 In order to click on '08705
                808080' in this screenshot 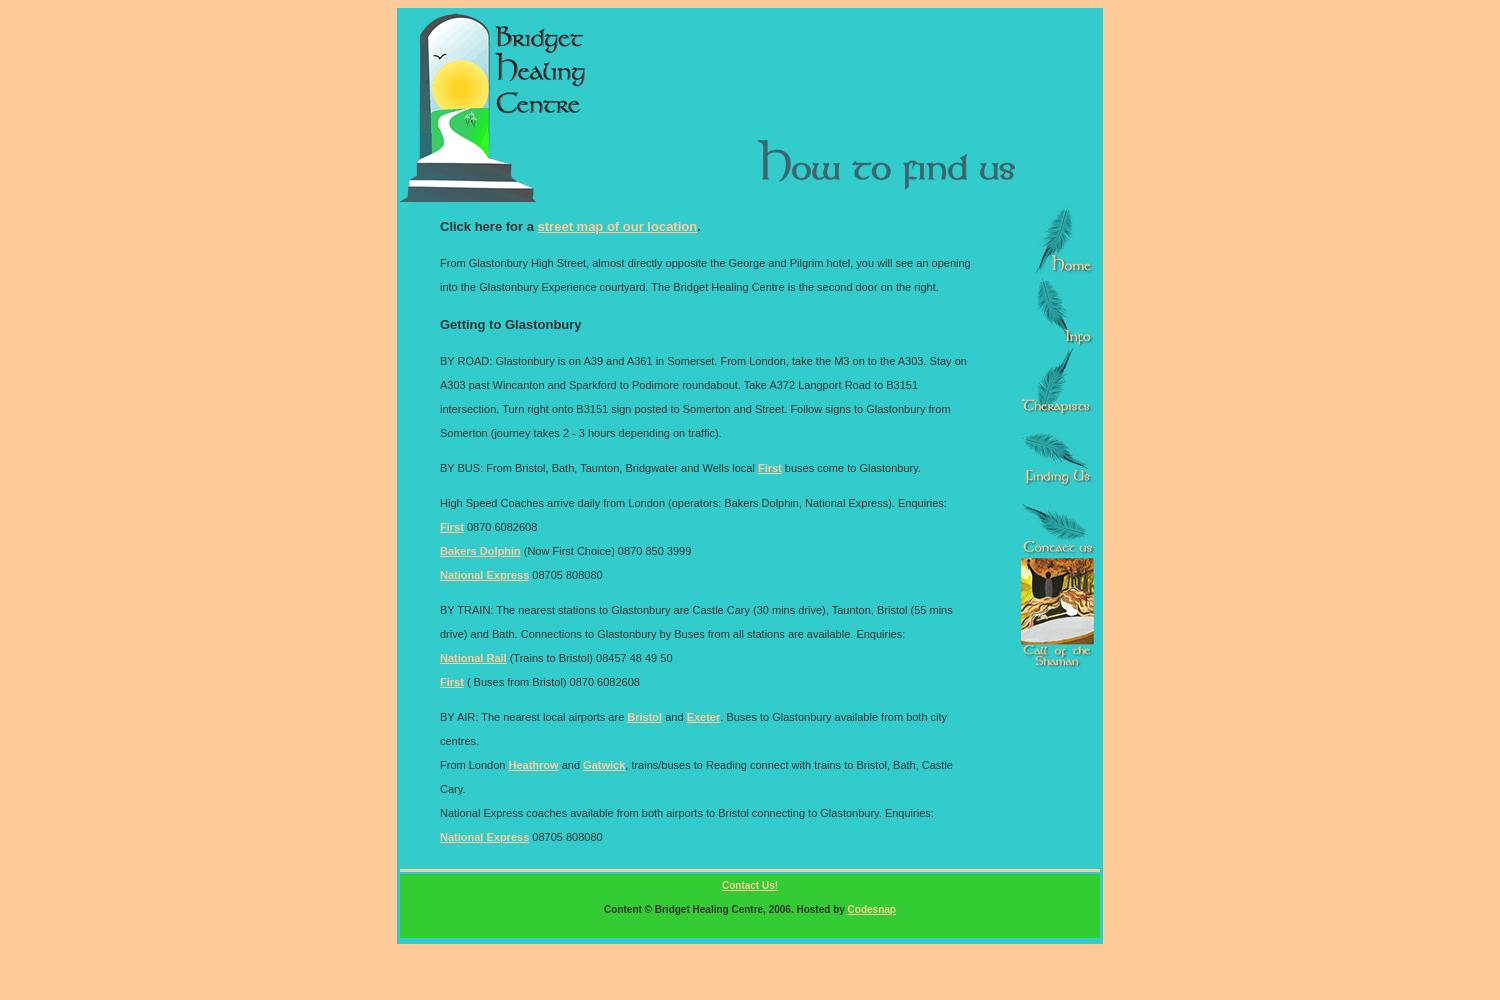, I will do `click(564, 835)`.